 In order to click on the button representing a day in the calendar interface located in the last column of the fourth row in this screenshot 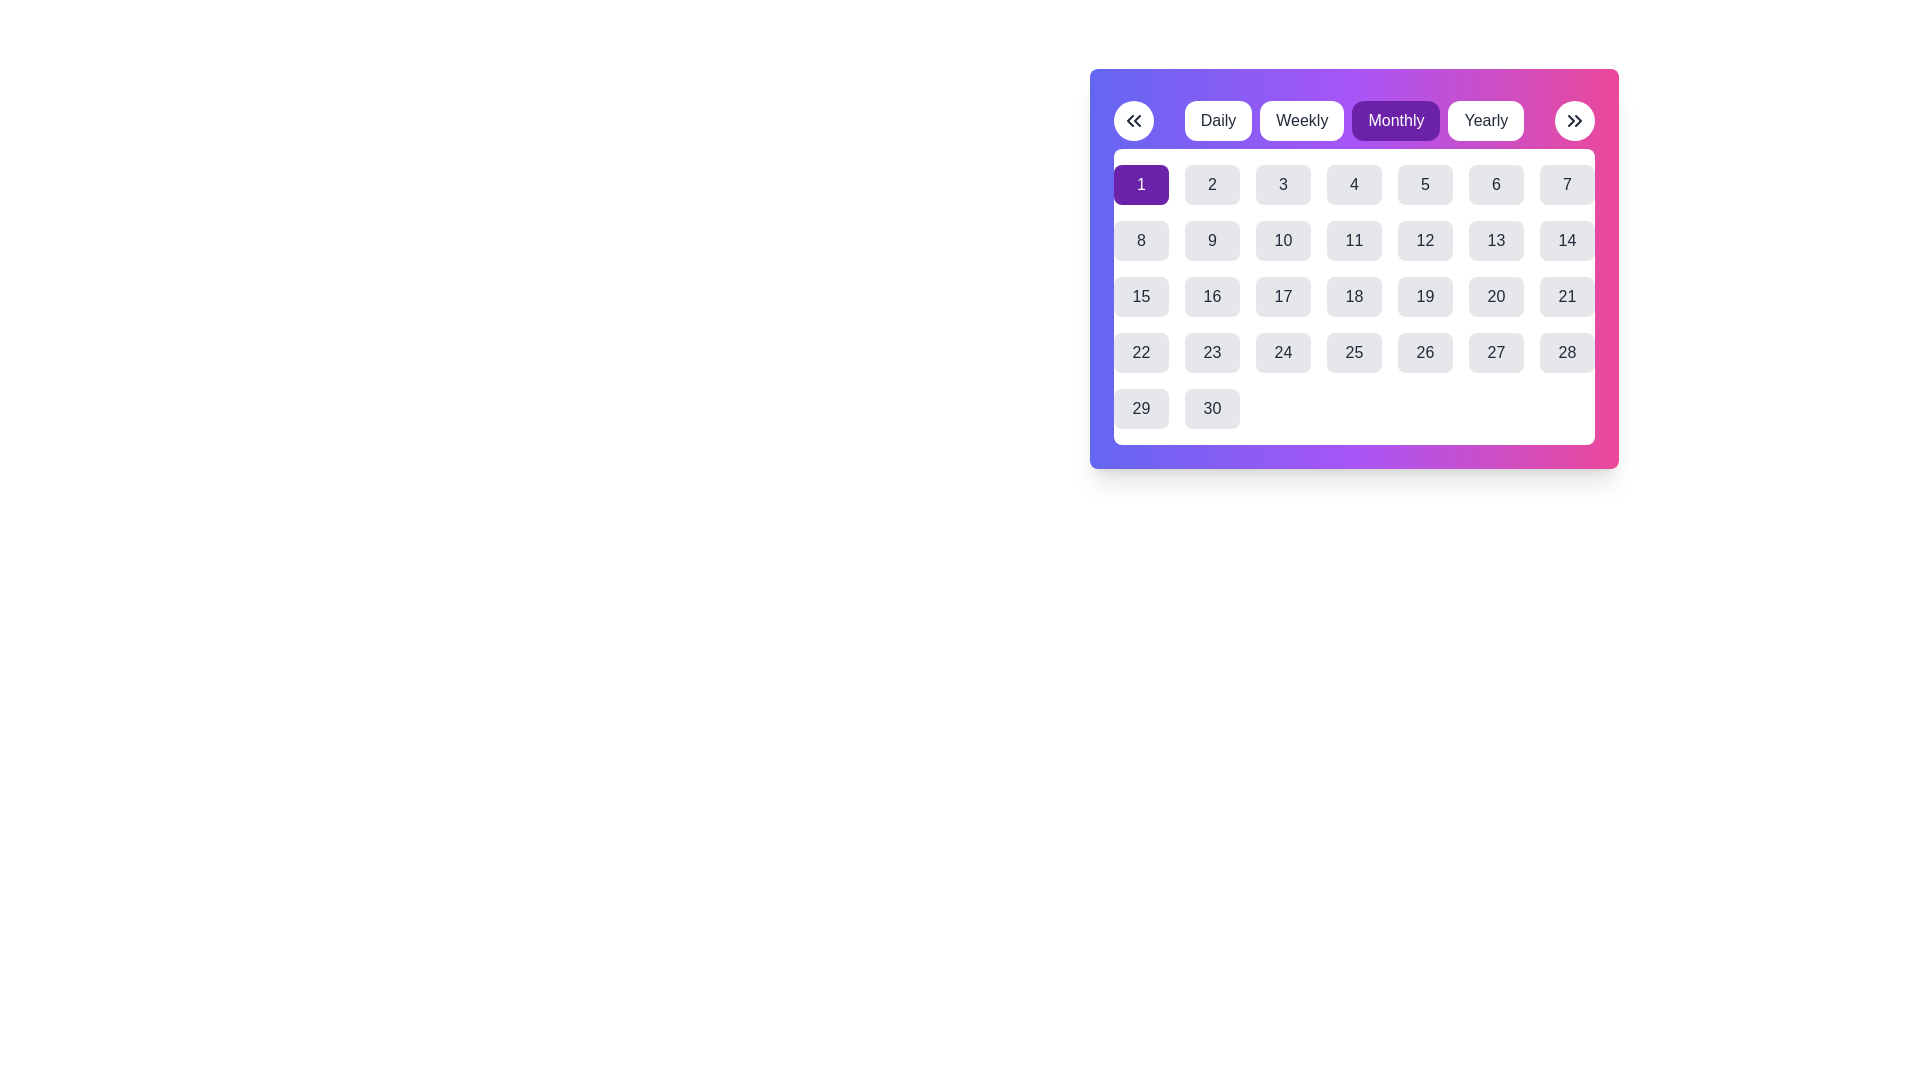, I will do `click(1566, 352)`.